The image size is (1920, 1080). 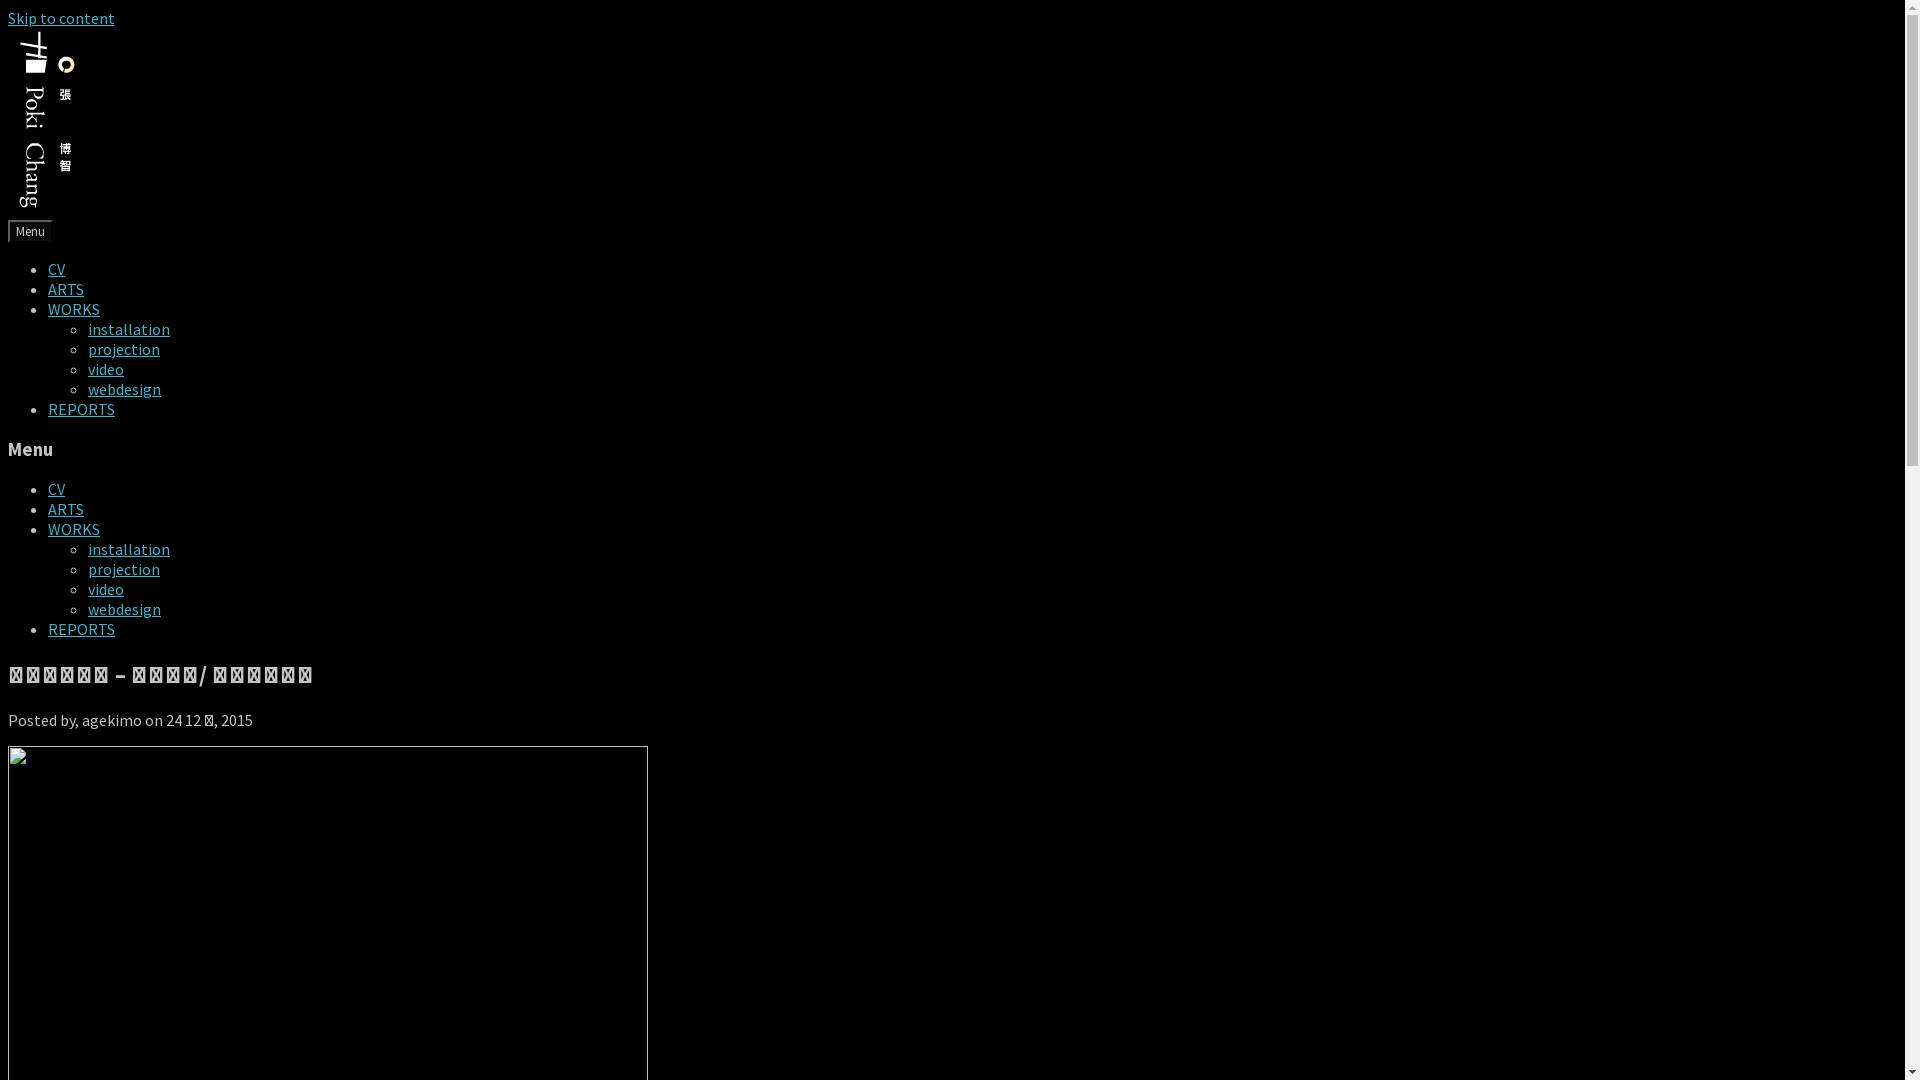 I want to click on 'projection', so click(x=123, y=347).